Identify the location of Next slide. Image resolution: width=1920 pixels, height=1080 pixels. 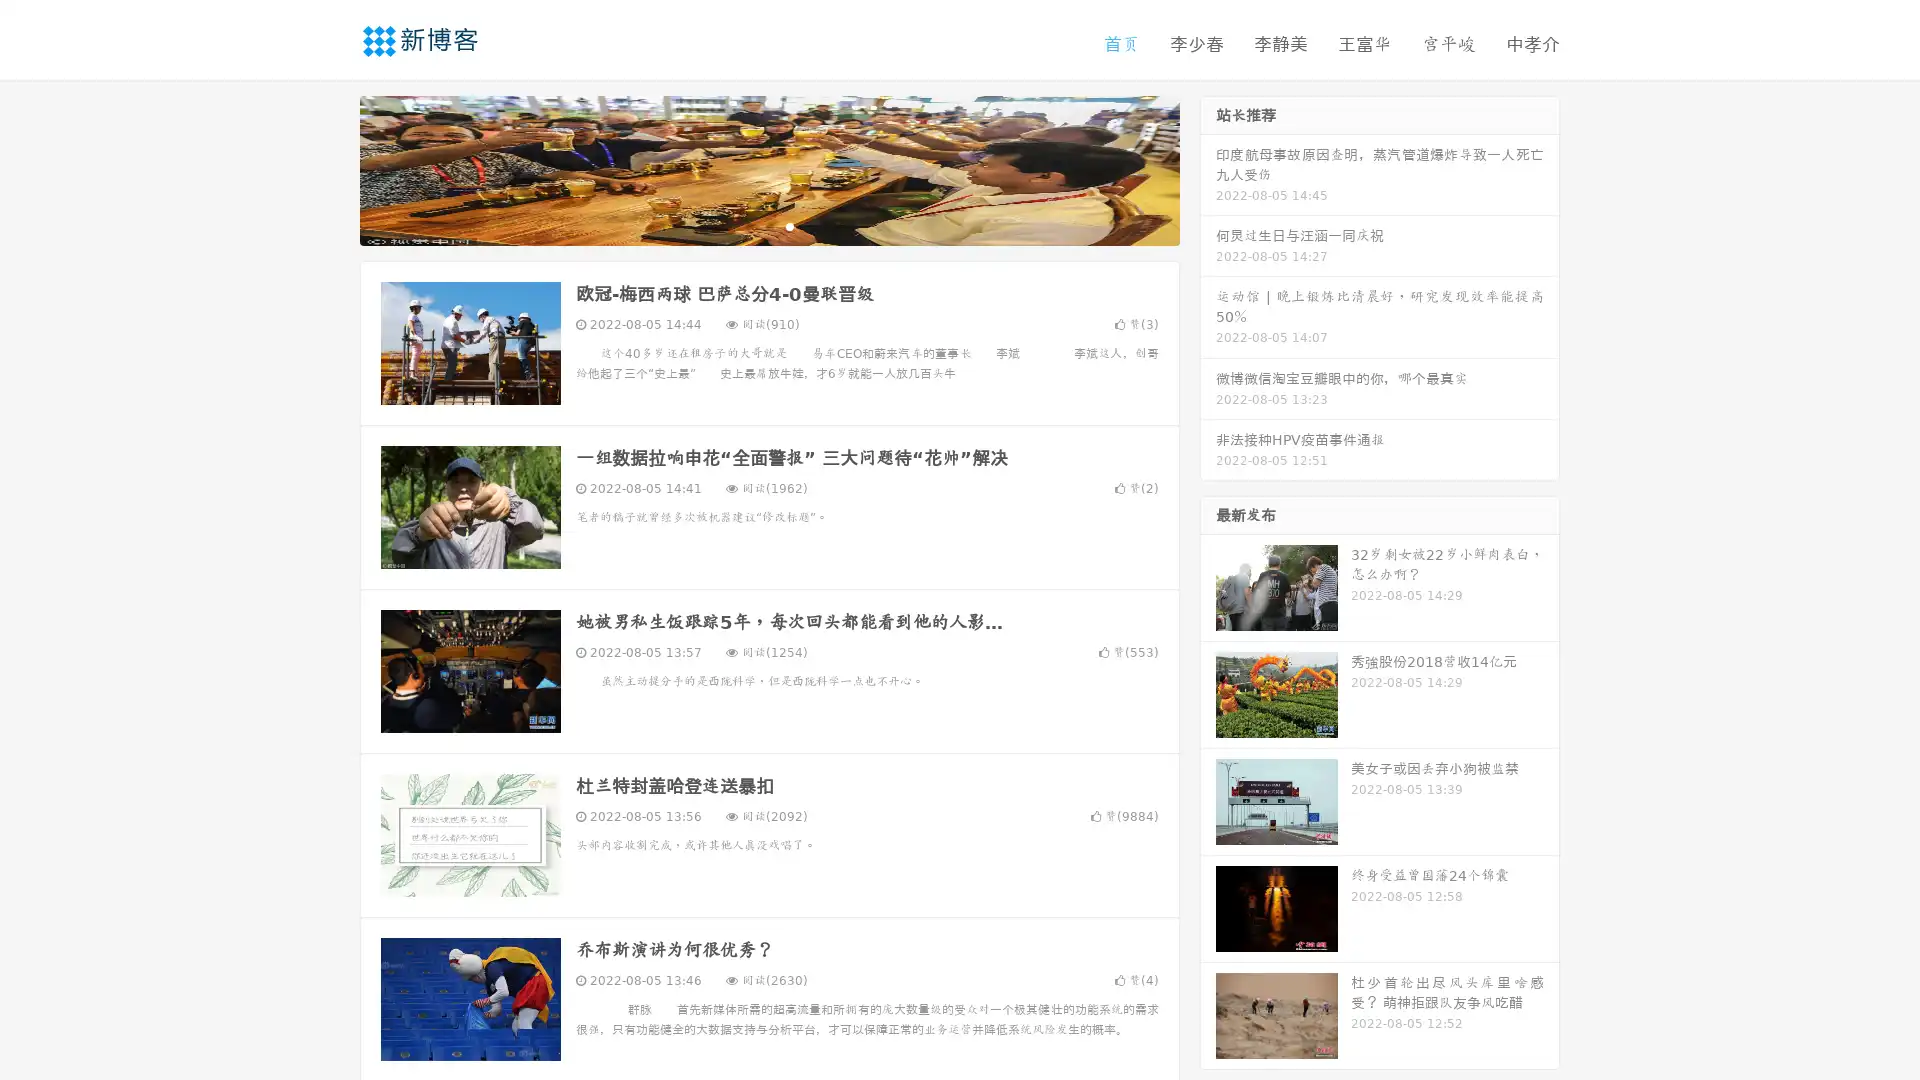
(1208, 168).